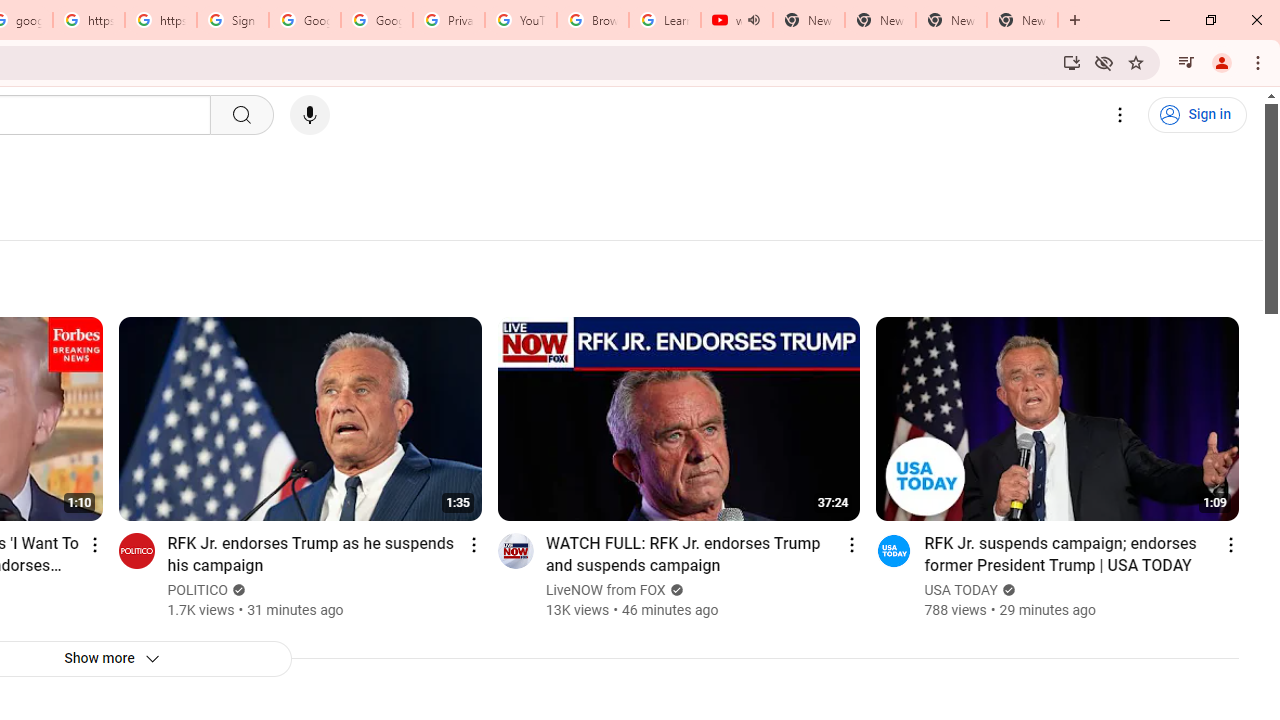 The image size is (1280, 720). I want to click on 'https://scholar.google.com/', so click(161, 20).